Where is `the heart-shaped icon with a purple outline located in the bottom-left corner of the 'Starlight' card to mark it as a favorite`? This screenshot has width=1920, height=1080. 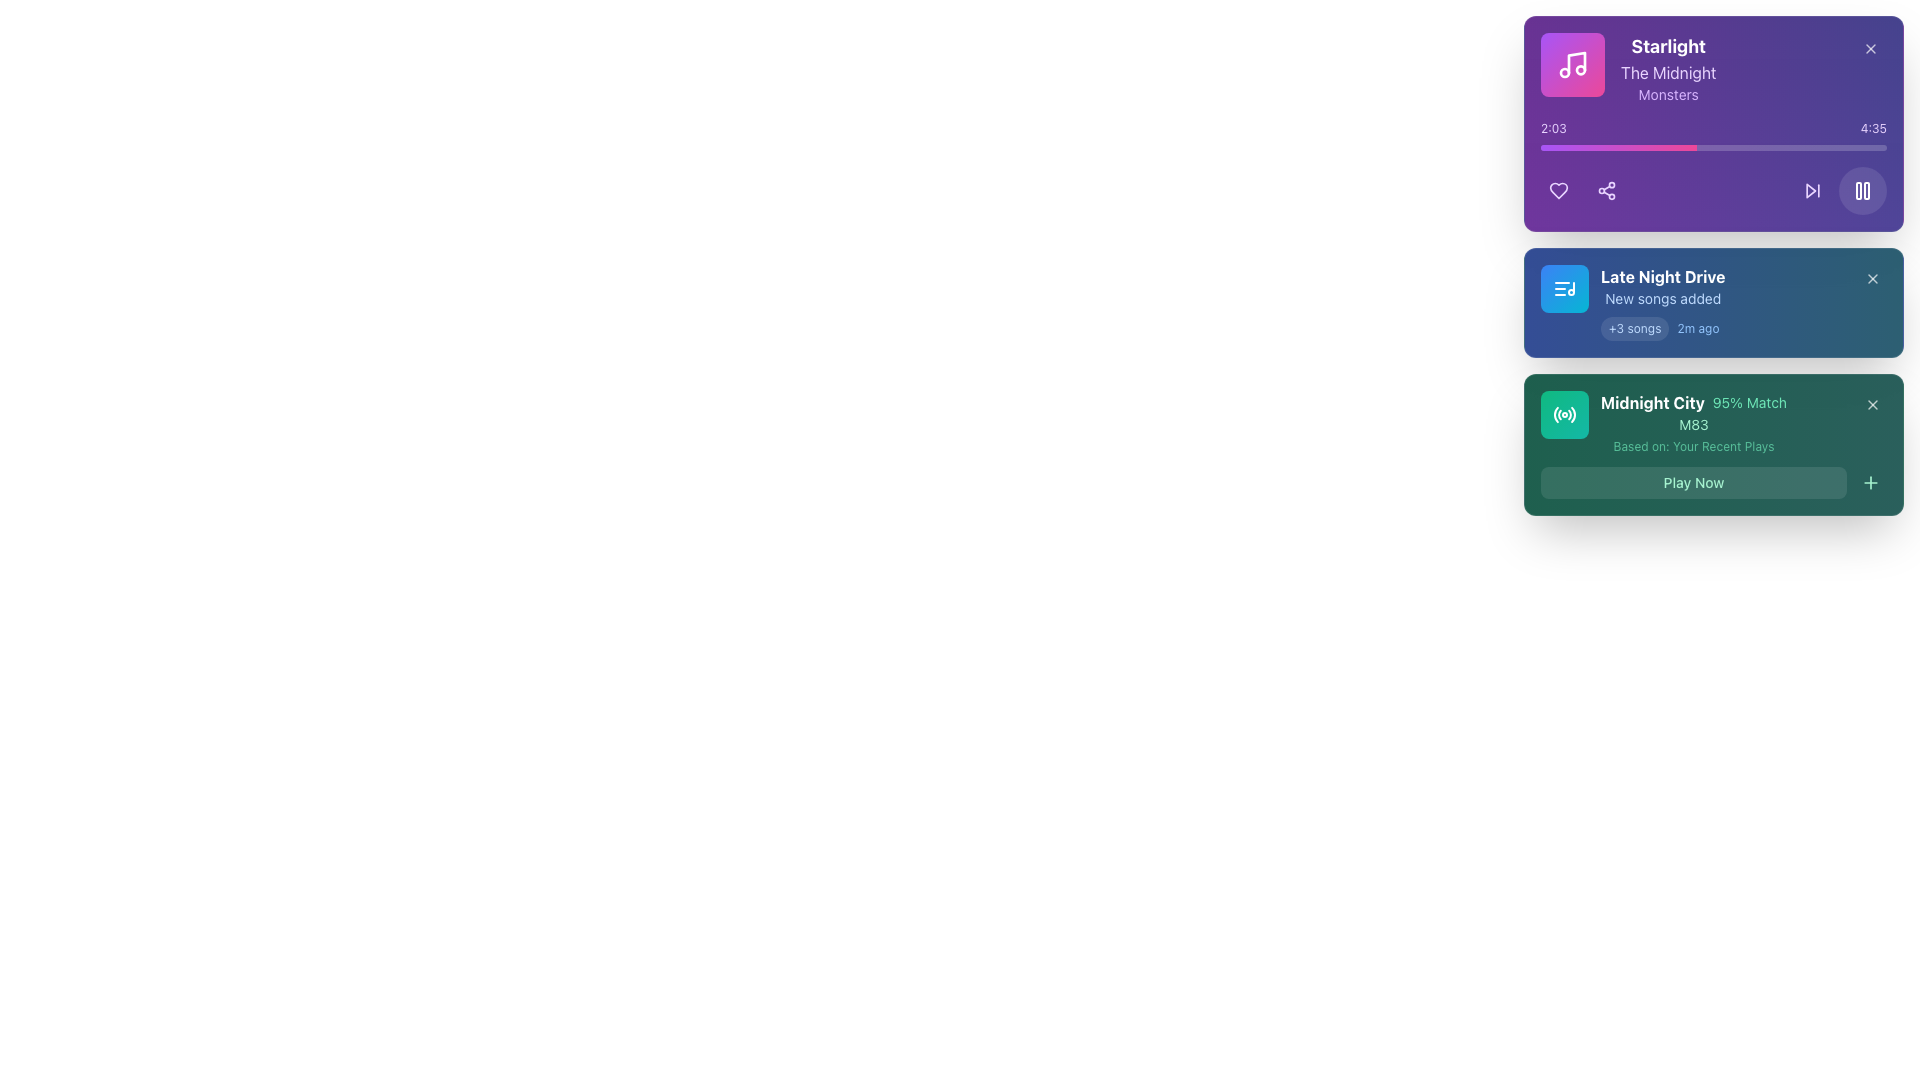
the heart-shaped icon with a purple outline located in the bottom-left corner of the 'Starlight' card to mark it as a favorite is located at coordinates (1558, 191).